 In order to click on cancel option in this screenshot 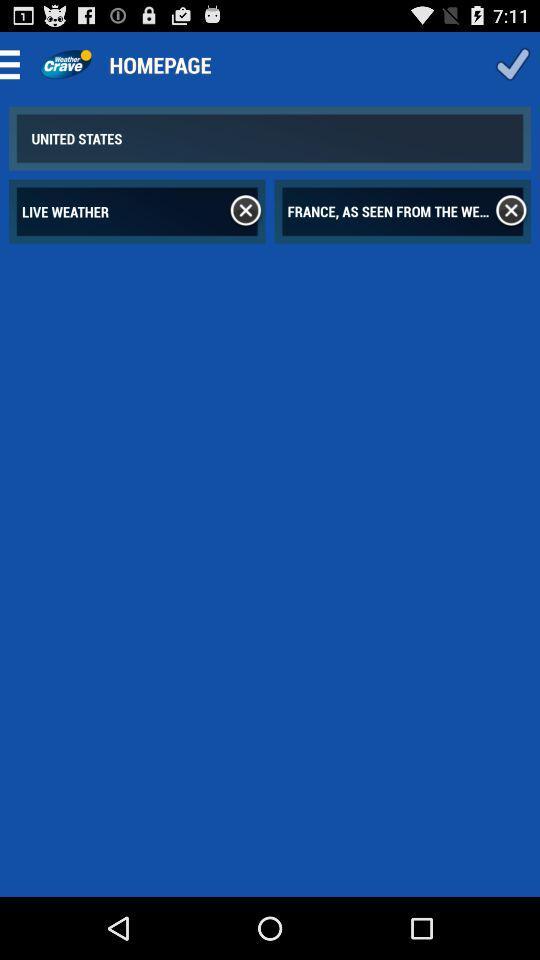, I will do `click(511, 211)`.